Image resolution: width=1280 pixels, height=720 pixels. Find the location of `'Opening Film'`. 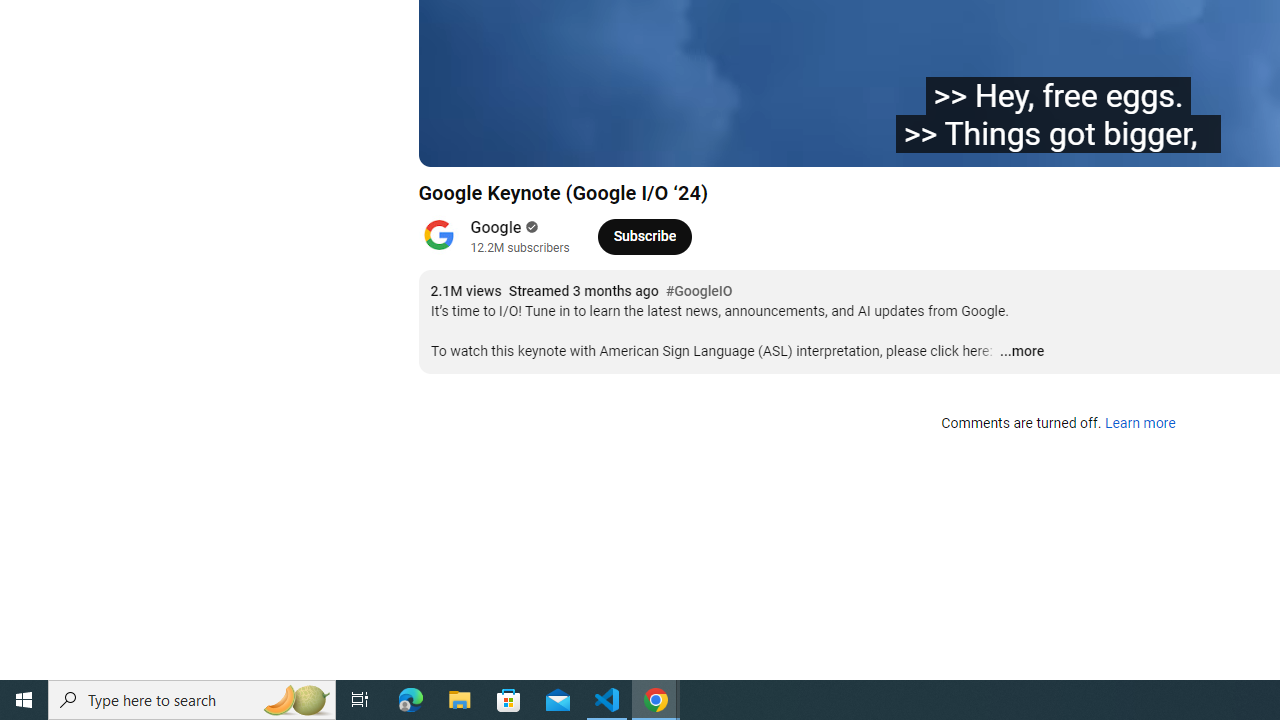

'Opening Film' is located at coordinates (717, 141).